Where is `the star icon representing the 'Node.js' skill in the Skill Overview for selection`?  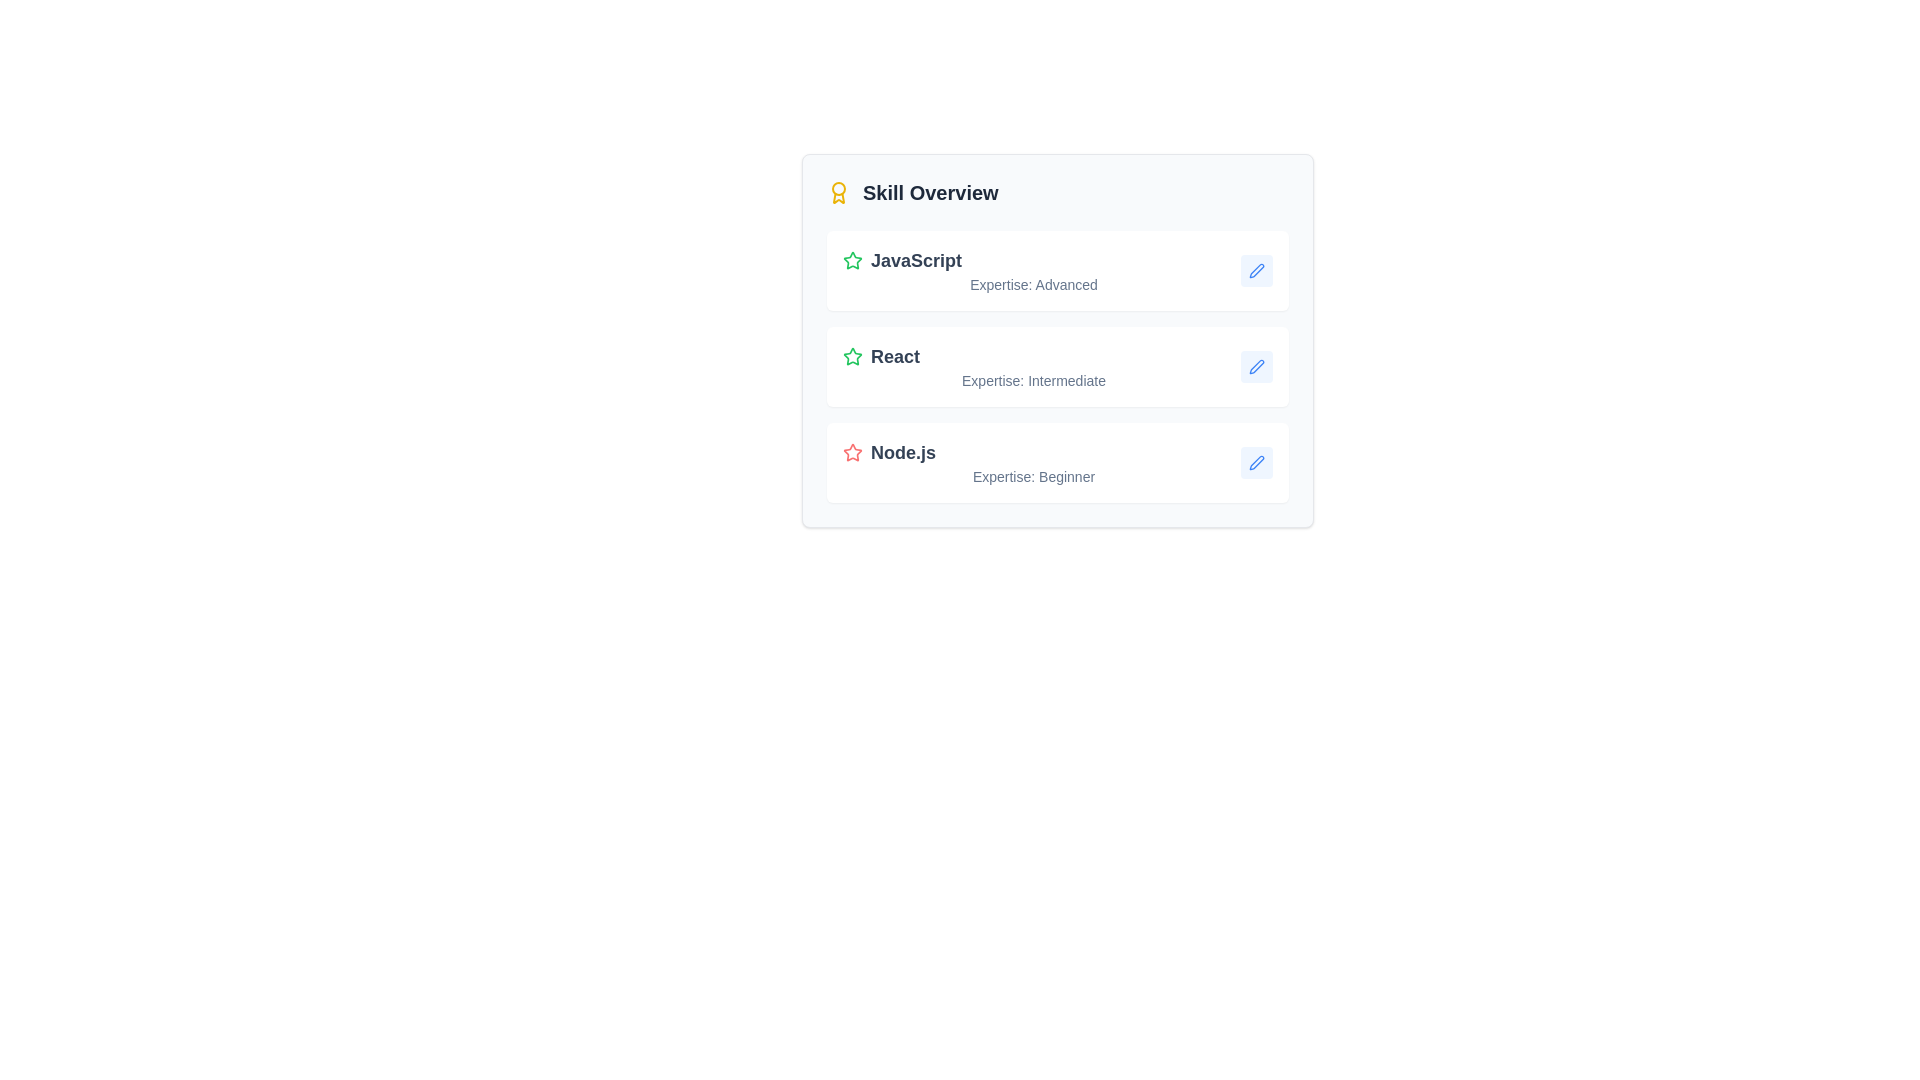 the star icon representing the 'Node.js' skill in the Skill Overview for selection is located at coordinates (853, 452).